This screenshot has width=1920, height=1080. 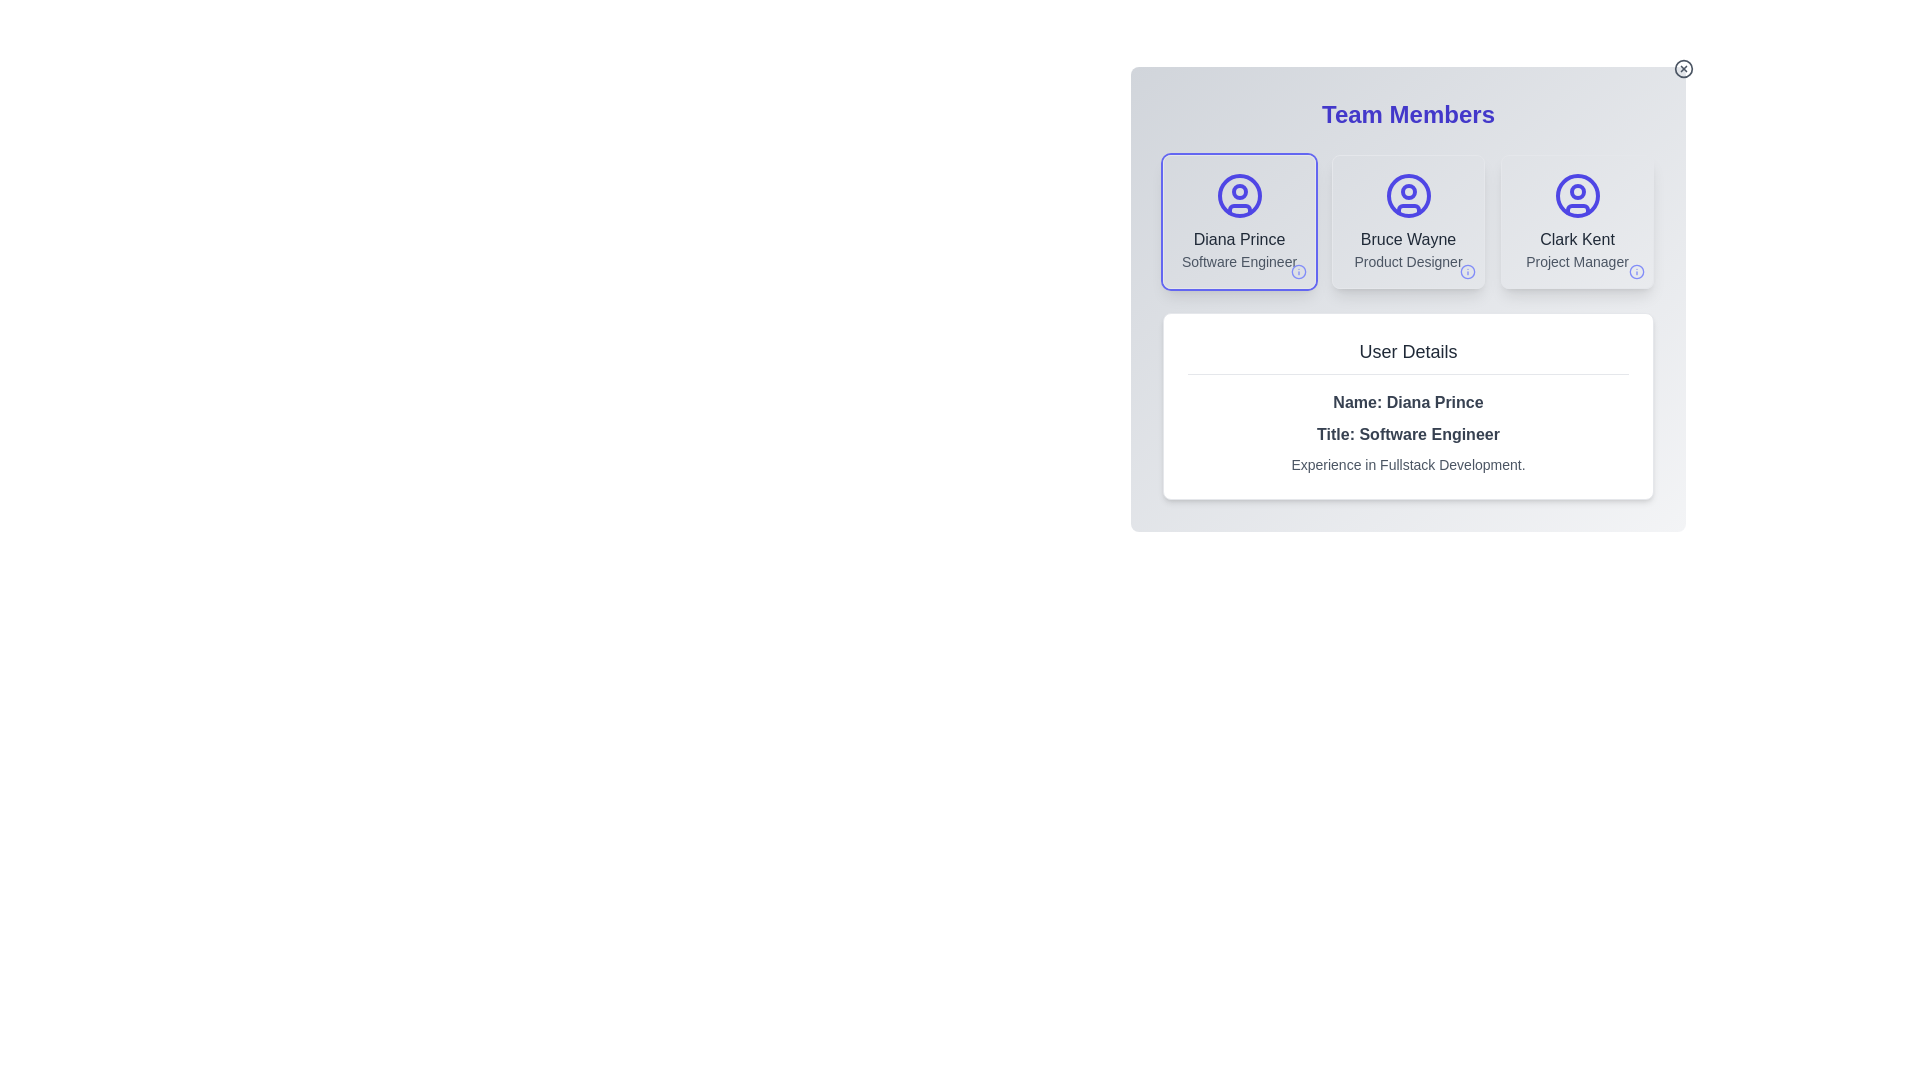 What do you see at coordinates (1238, 196) in the screenshot?
I see `the user profile icon representing Diana Prince, located at the top center of the card containing her name and title in the 'Team Members' section` at bounding box center [1238, 196].